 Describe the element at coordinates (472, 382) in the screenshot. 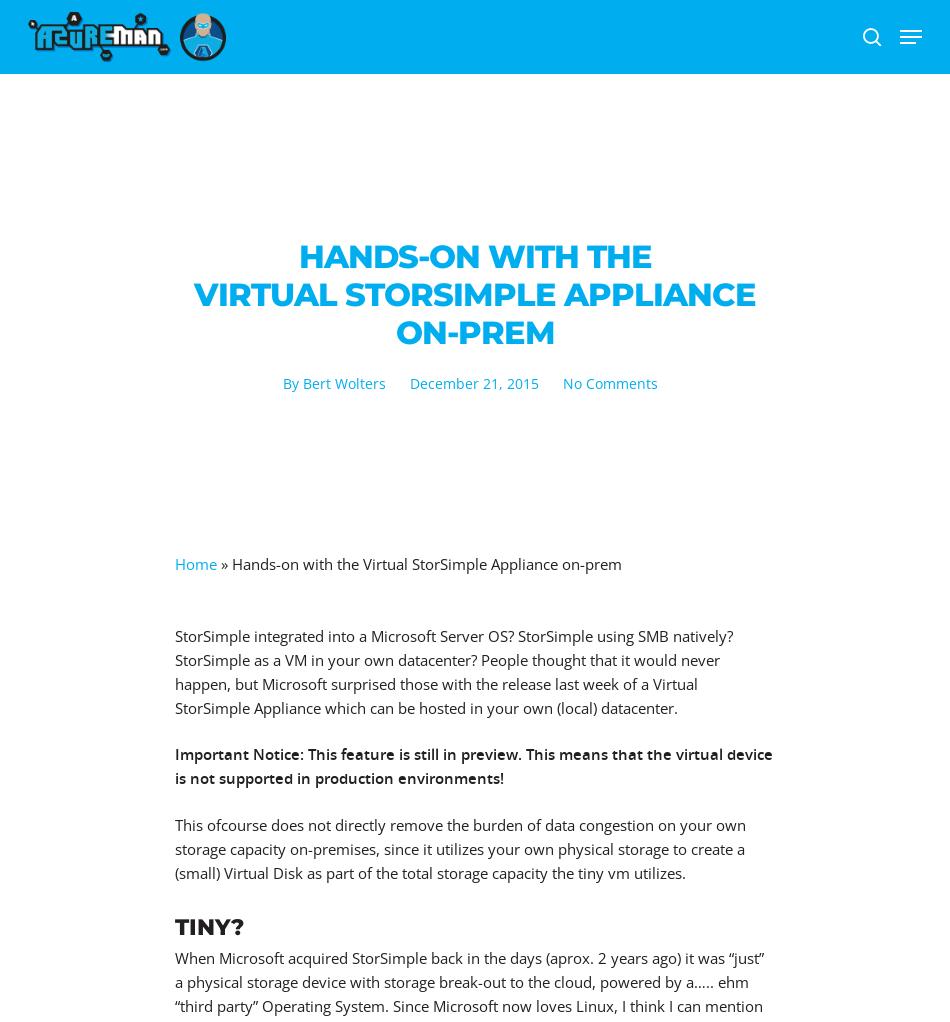

I see `'December 21, 2015'` at that location.